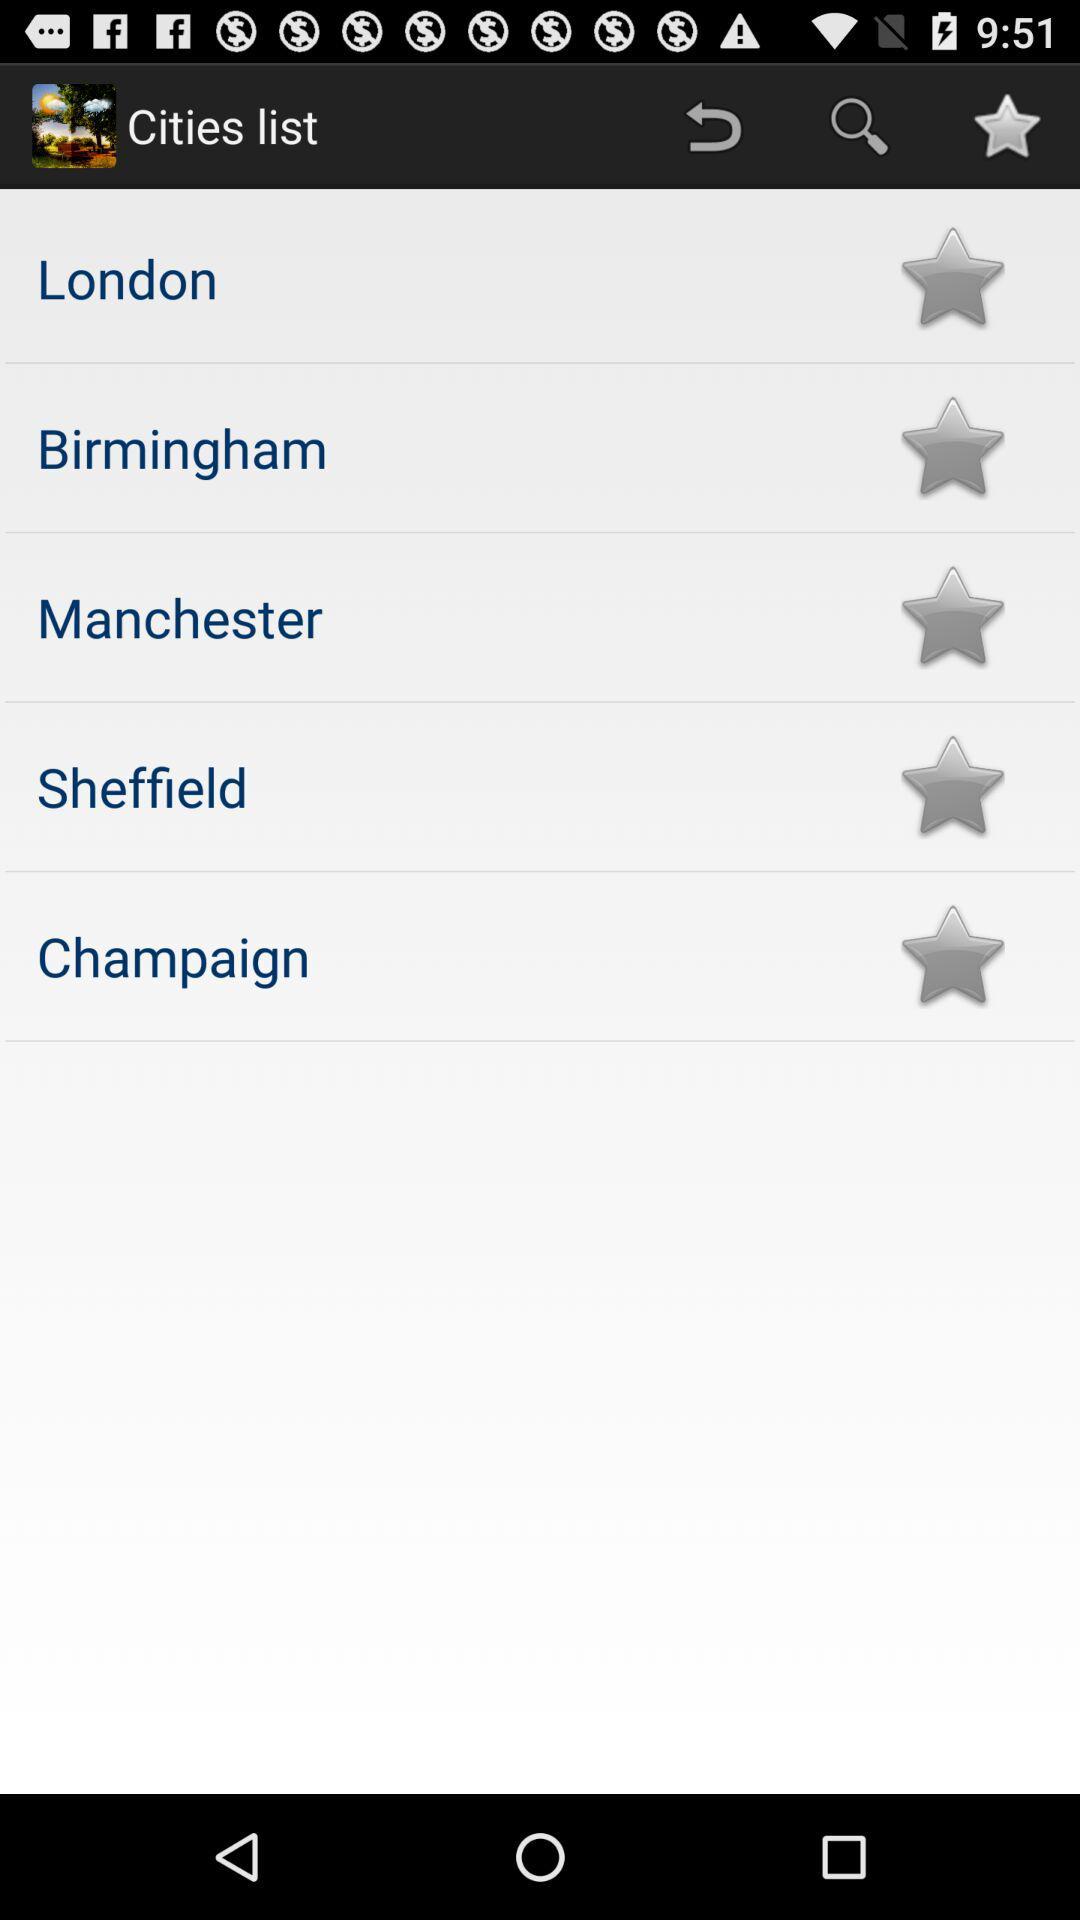  Describe the element at coordinates (951, 955) in the screenshot. I see `added` at that location.